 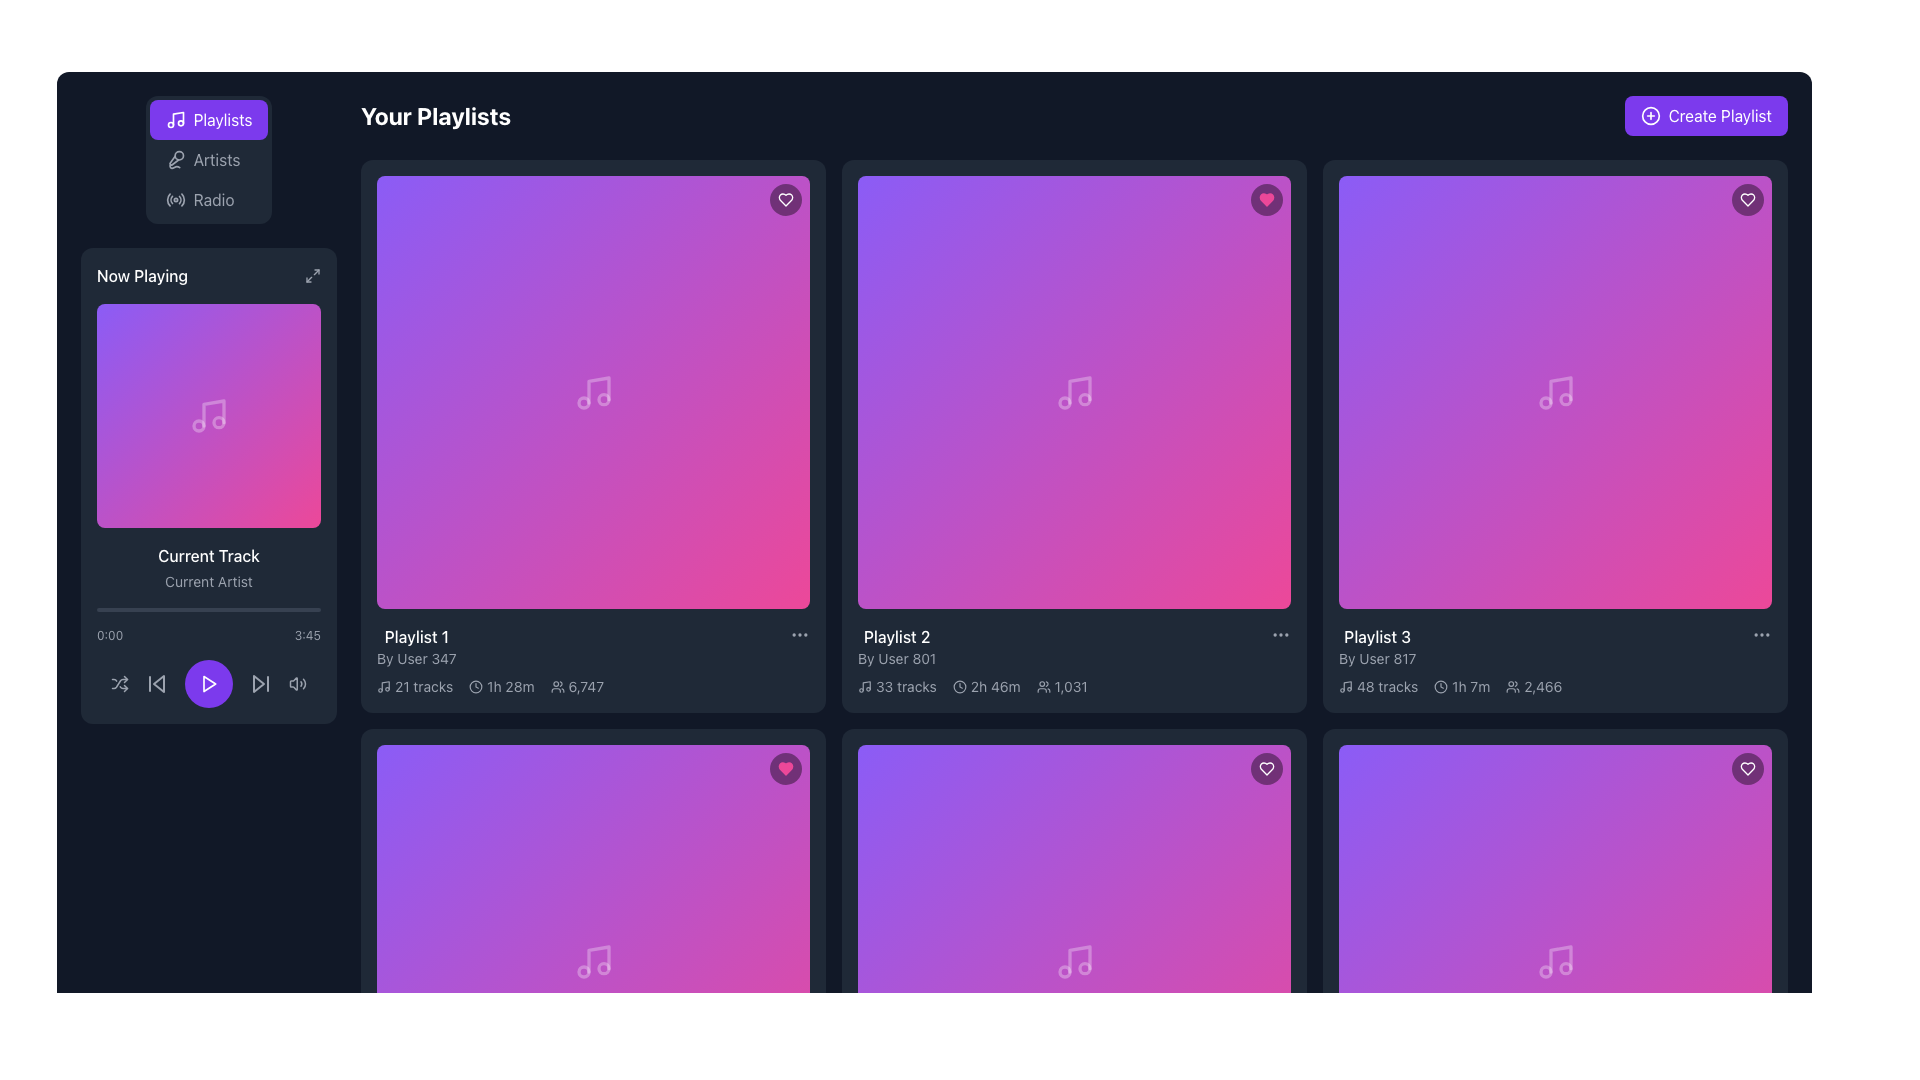 What do you see at coordinates (209, 158) in the screenshot?
I see `the 'Playlists', 'Artists', and 'Radio' options in the Navigation menu` at bounding box center [209, 158].